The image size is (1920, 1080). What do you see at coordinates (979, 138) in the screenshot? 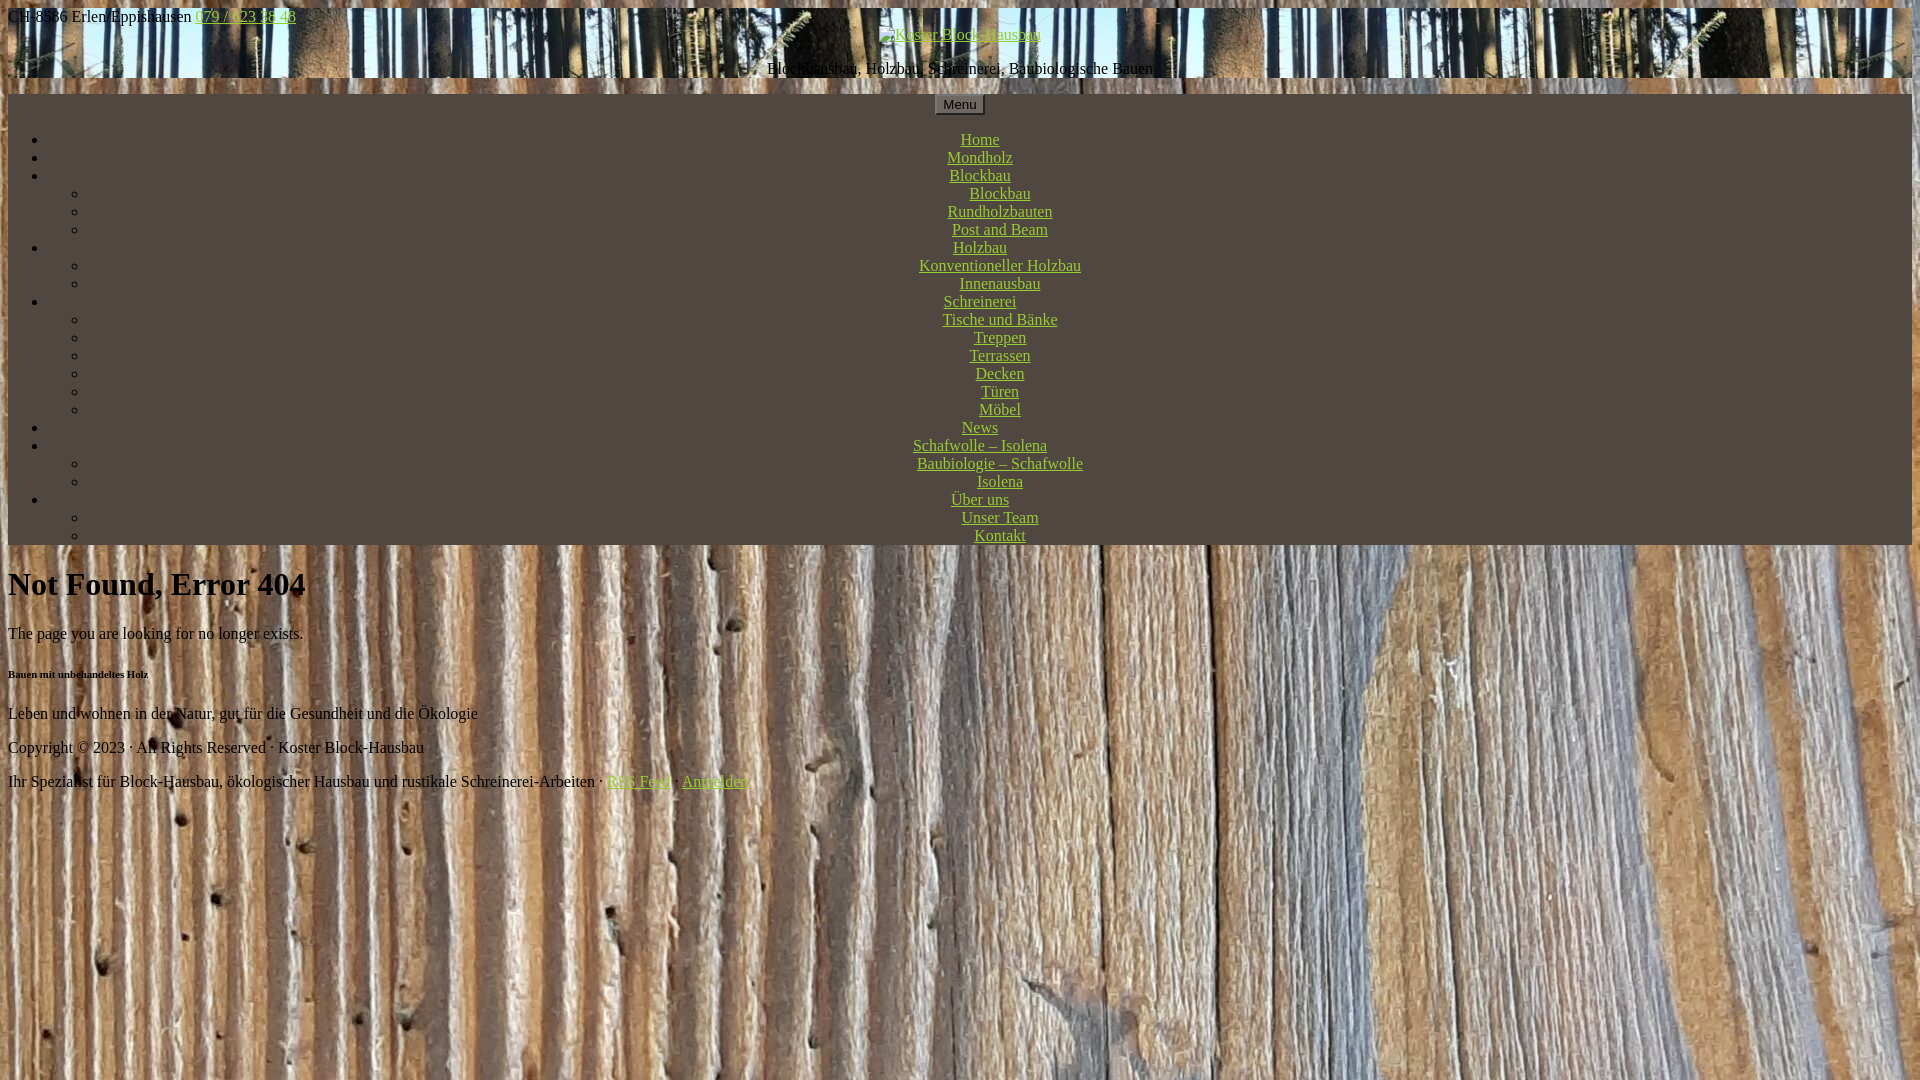
I see `'Home'` at bounding box center [979, 138].